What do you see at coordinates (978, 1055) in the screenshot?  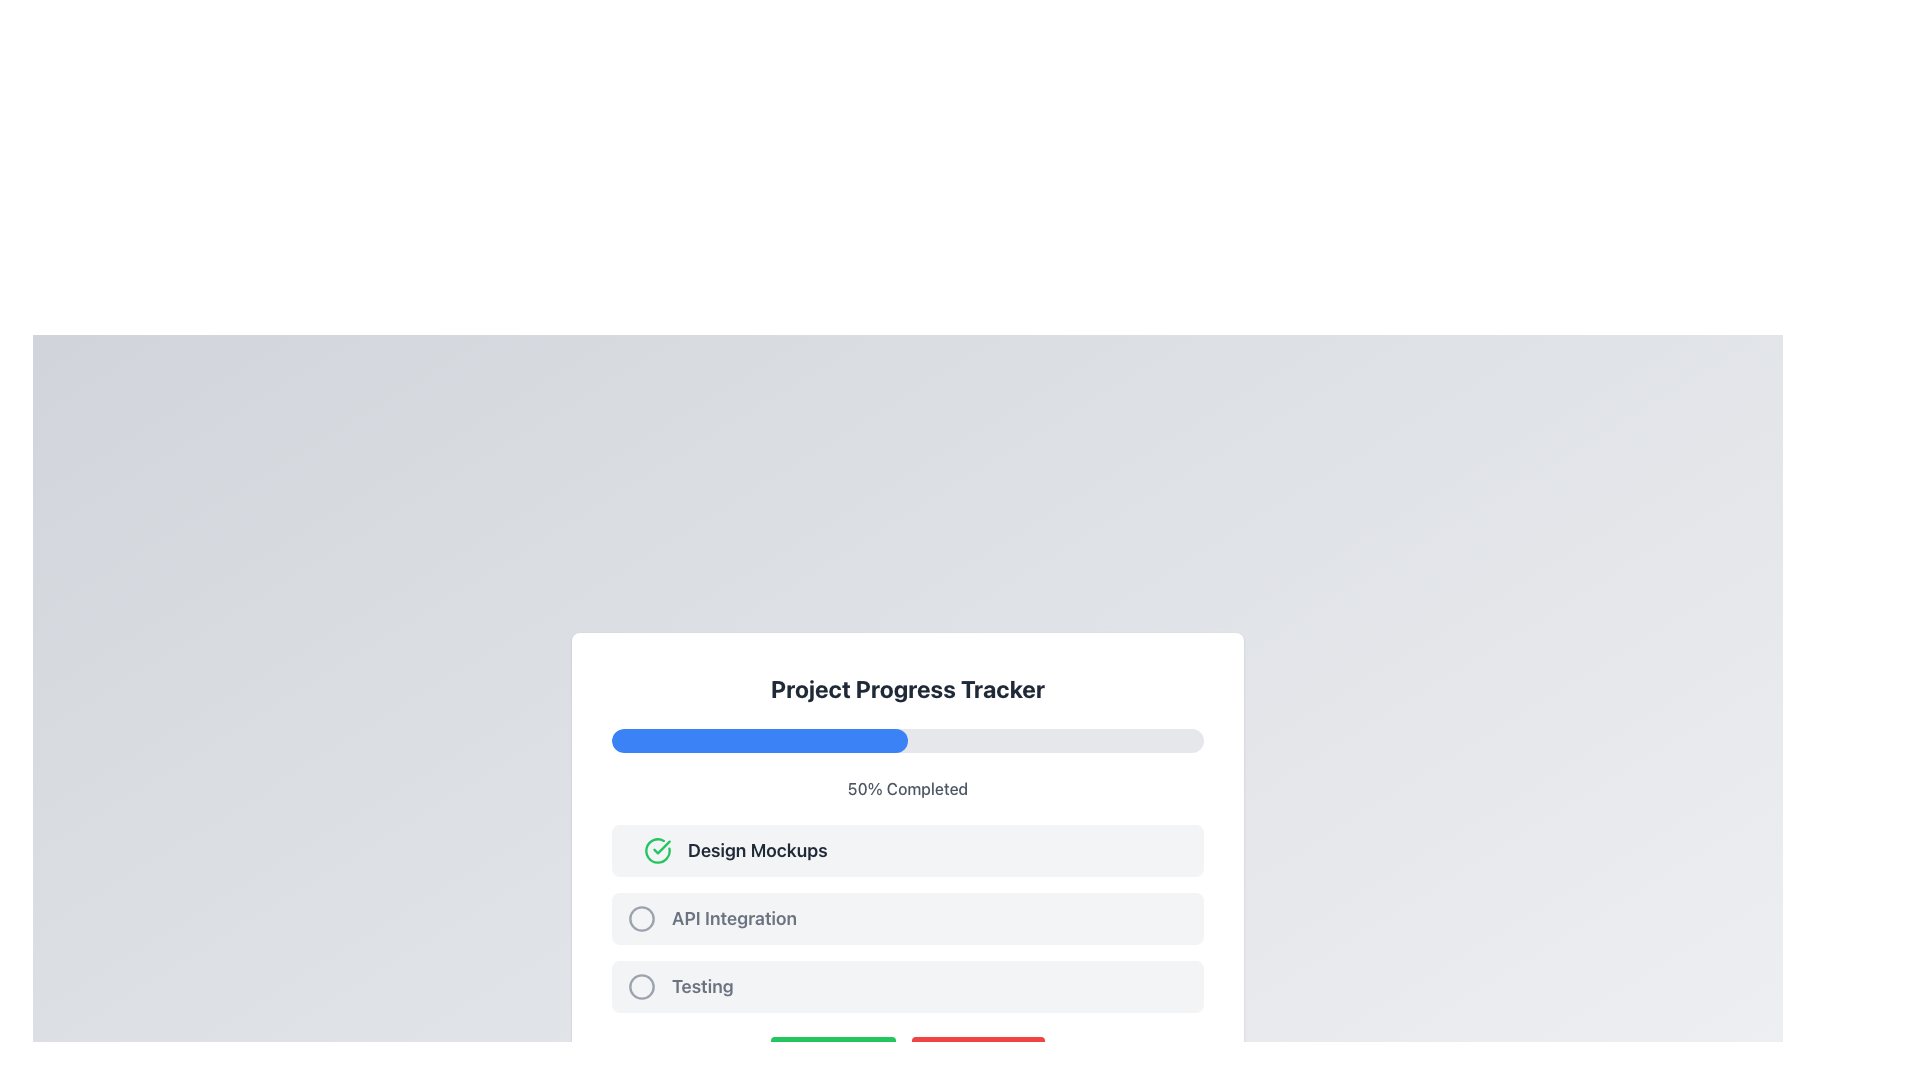 I see `the 'Decrease' button located at the bottom right of the interface, adjacent to the 'Increase' button` at bounding box center [978, 1055].